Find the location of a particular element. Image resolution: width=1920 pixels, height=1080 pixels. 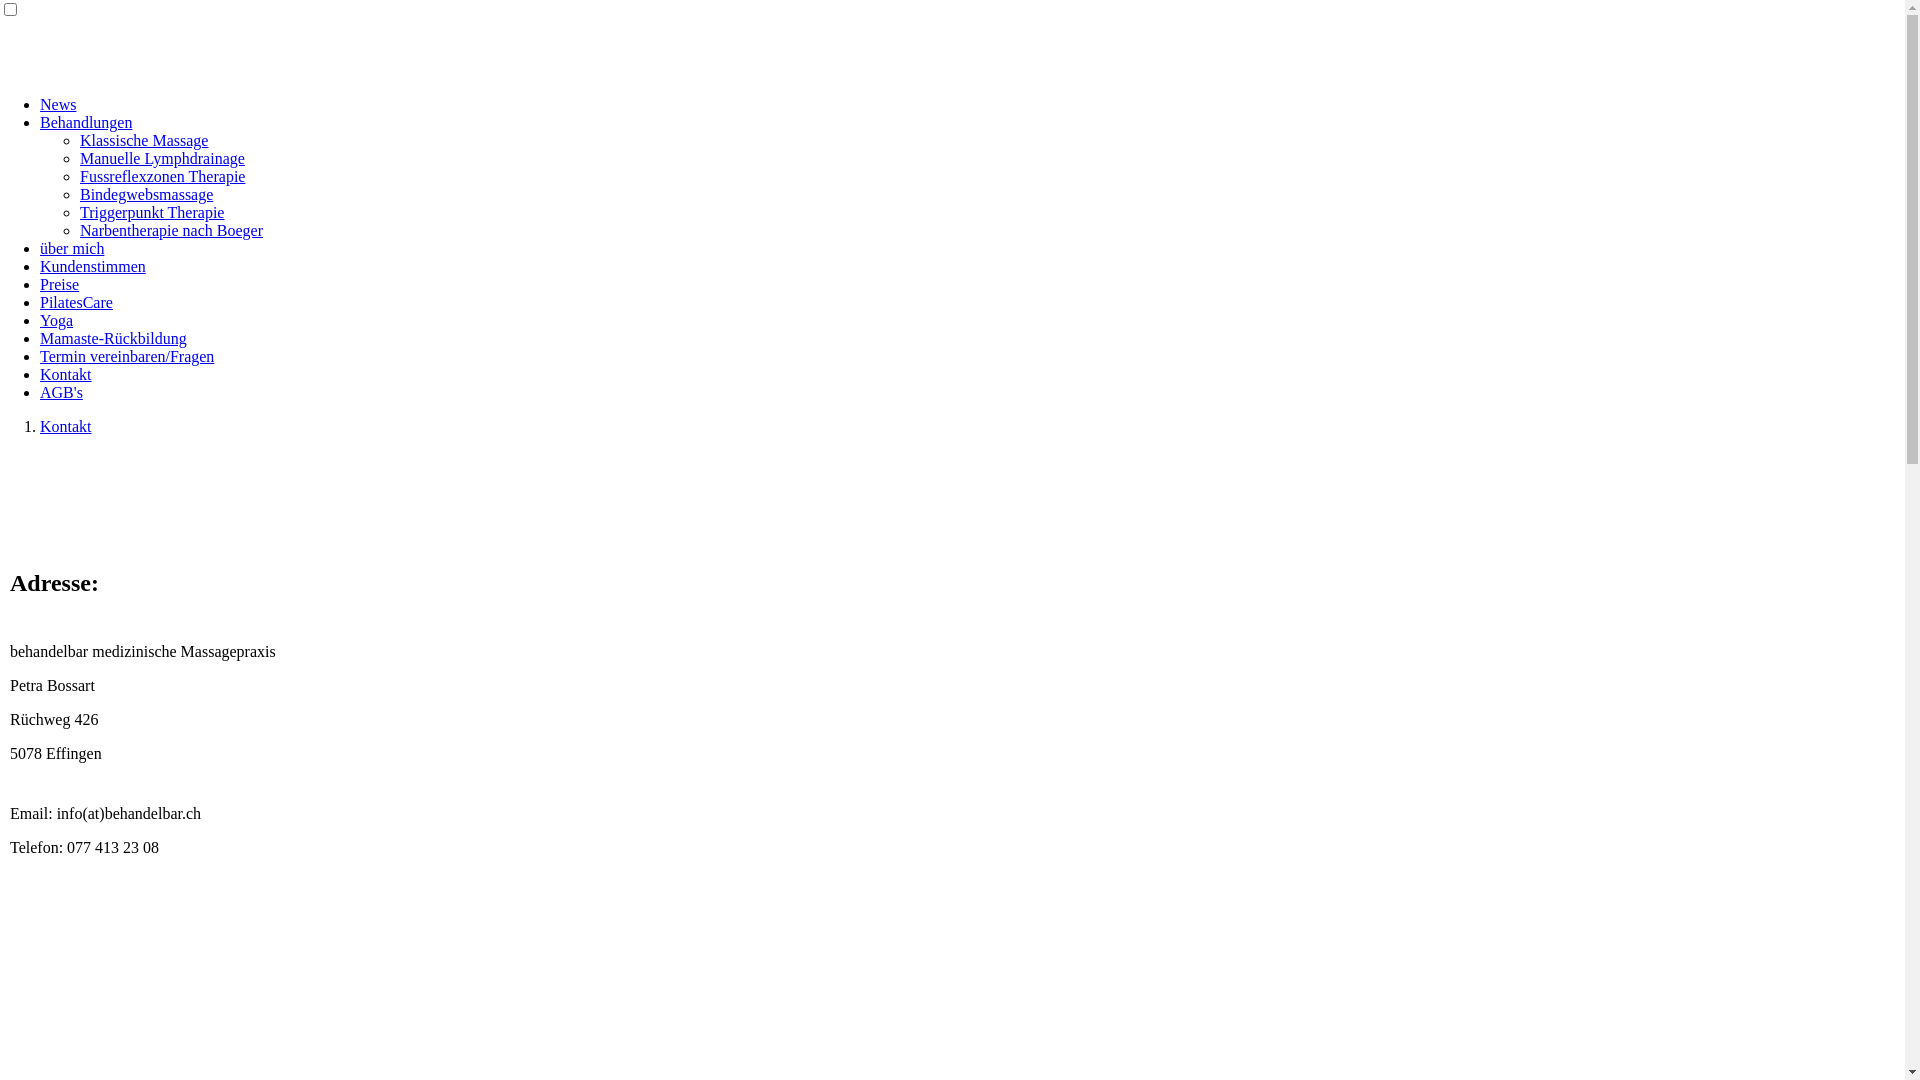

'Behandlungen' is located at coordinates (85, 122).